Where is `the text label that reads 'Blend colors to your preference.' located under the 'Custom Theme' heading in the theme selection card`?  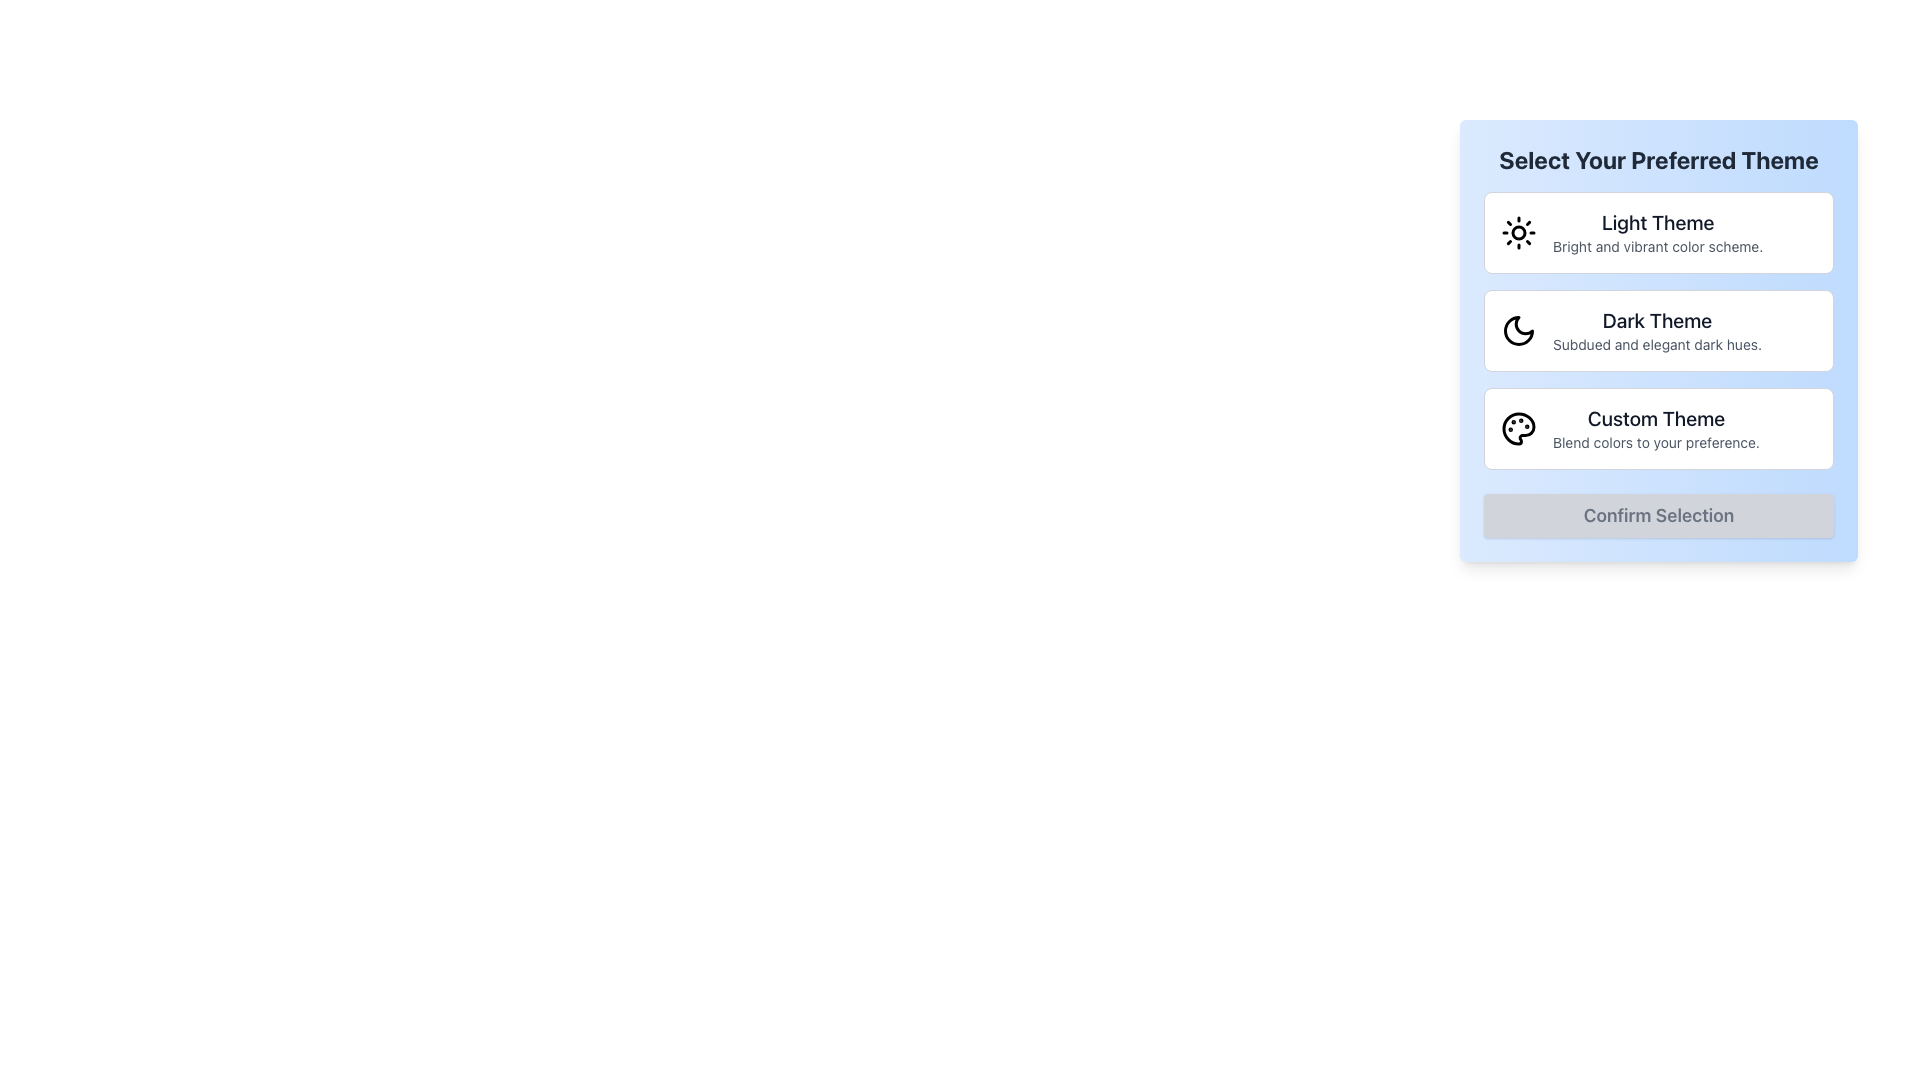
the text label that reads 'Blend colors to your preference.' located under the 'Custom Theme' heading in the theme selection card is located at coordinates (1656, 442).